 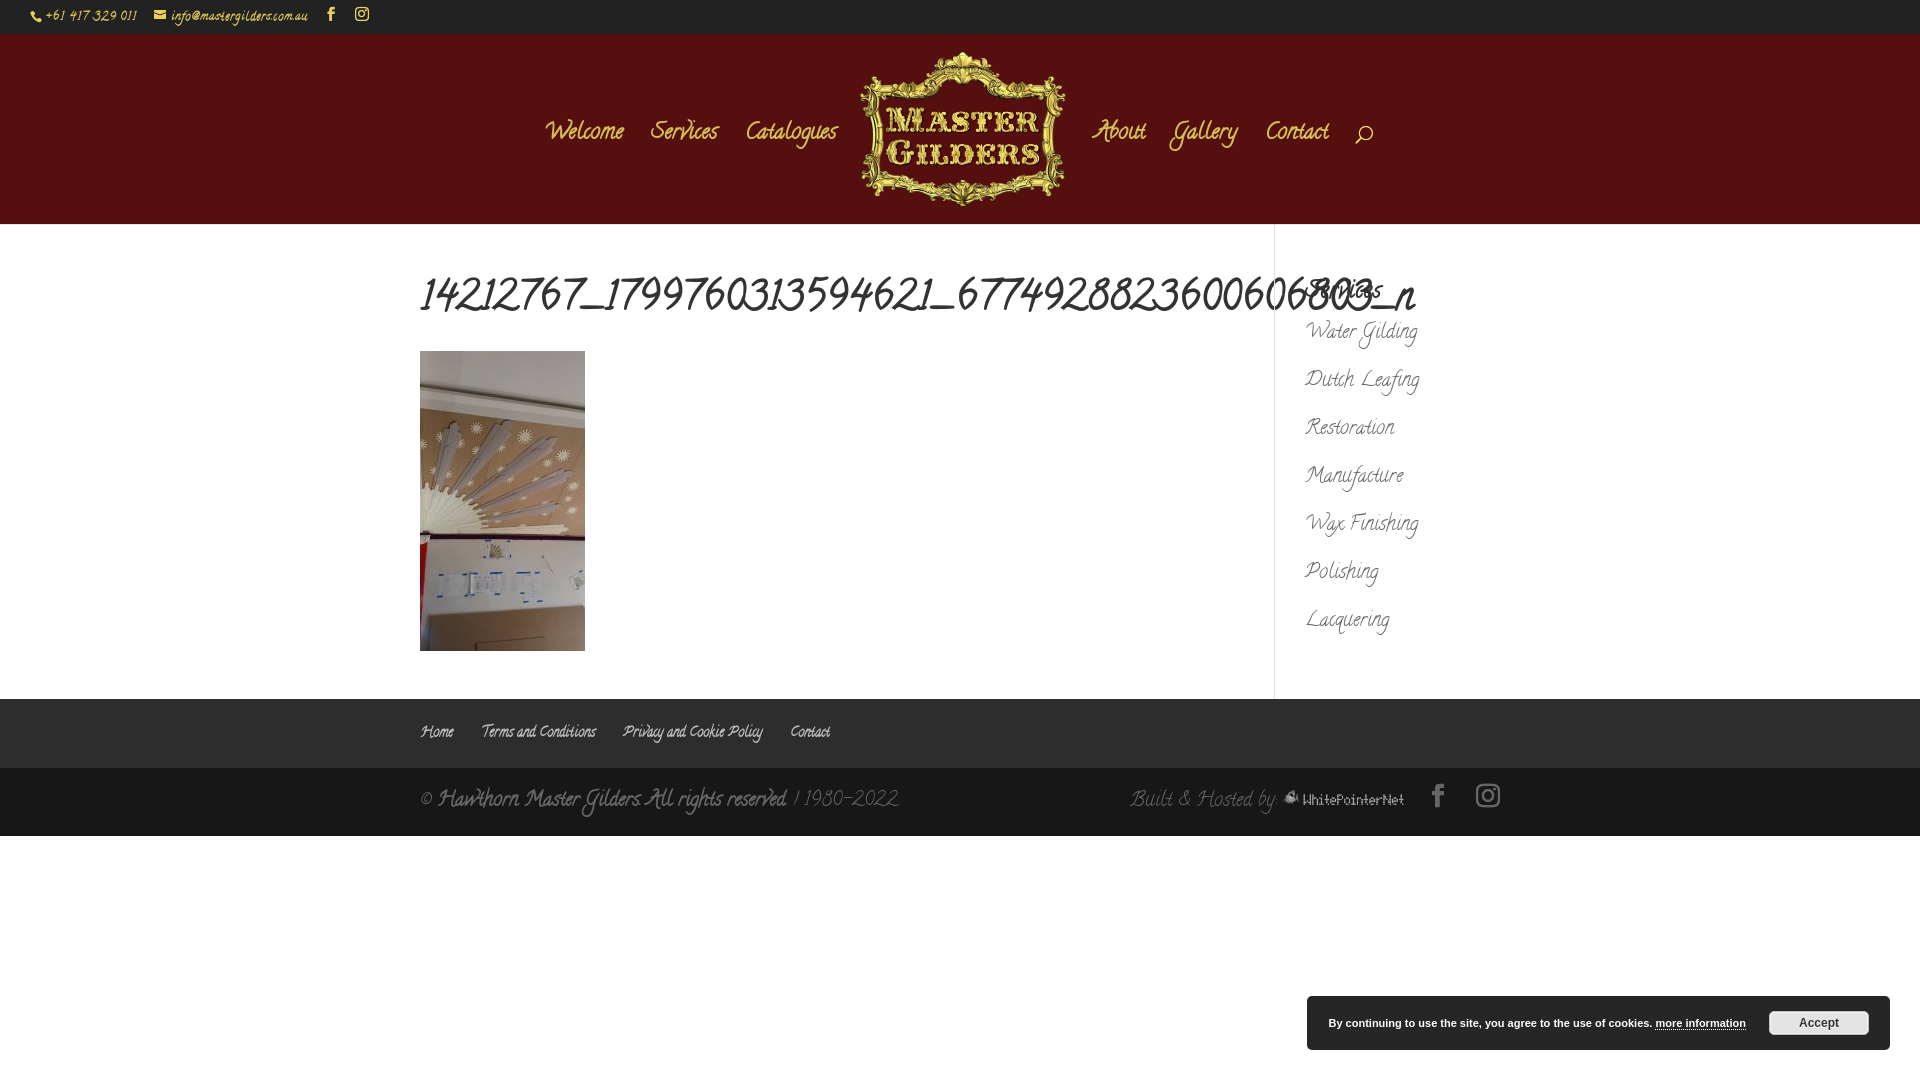 What do you see at coordinates (692, 733) in the screenshot?
I see `'Privacy and Cookie Policy'` at bounding box center [692, 733].